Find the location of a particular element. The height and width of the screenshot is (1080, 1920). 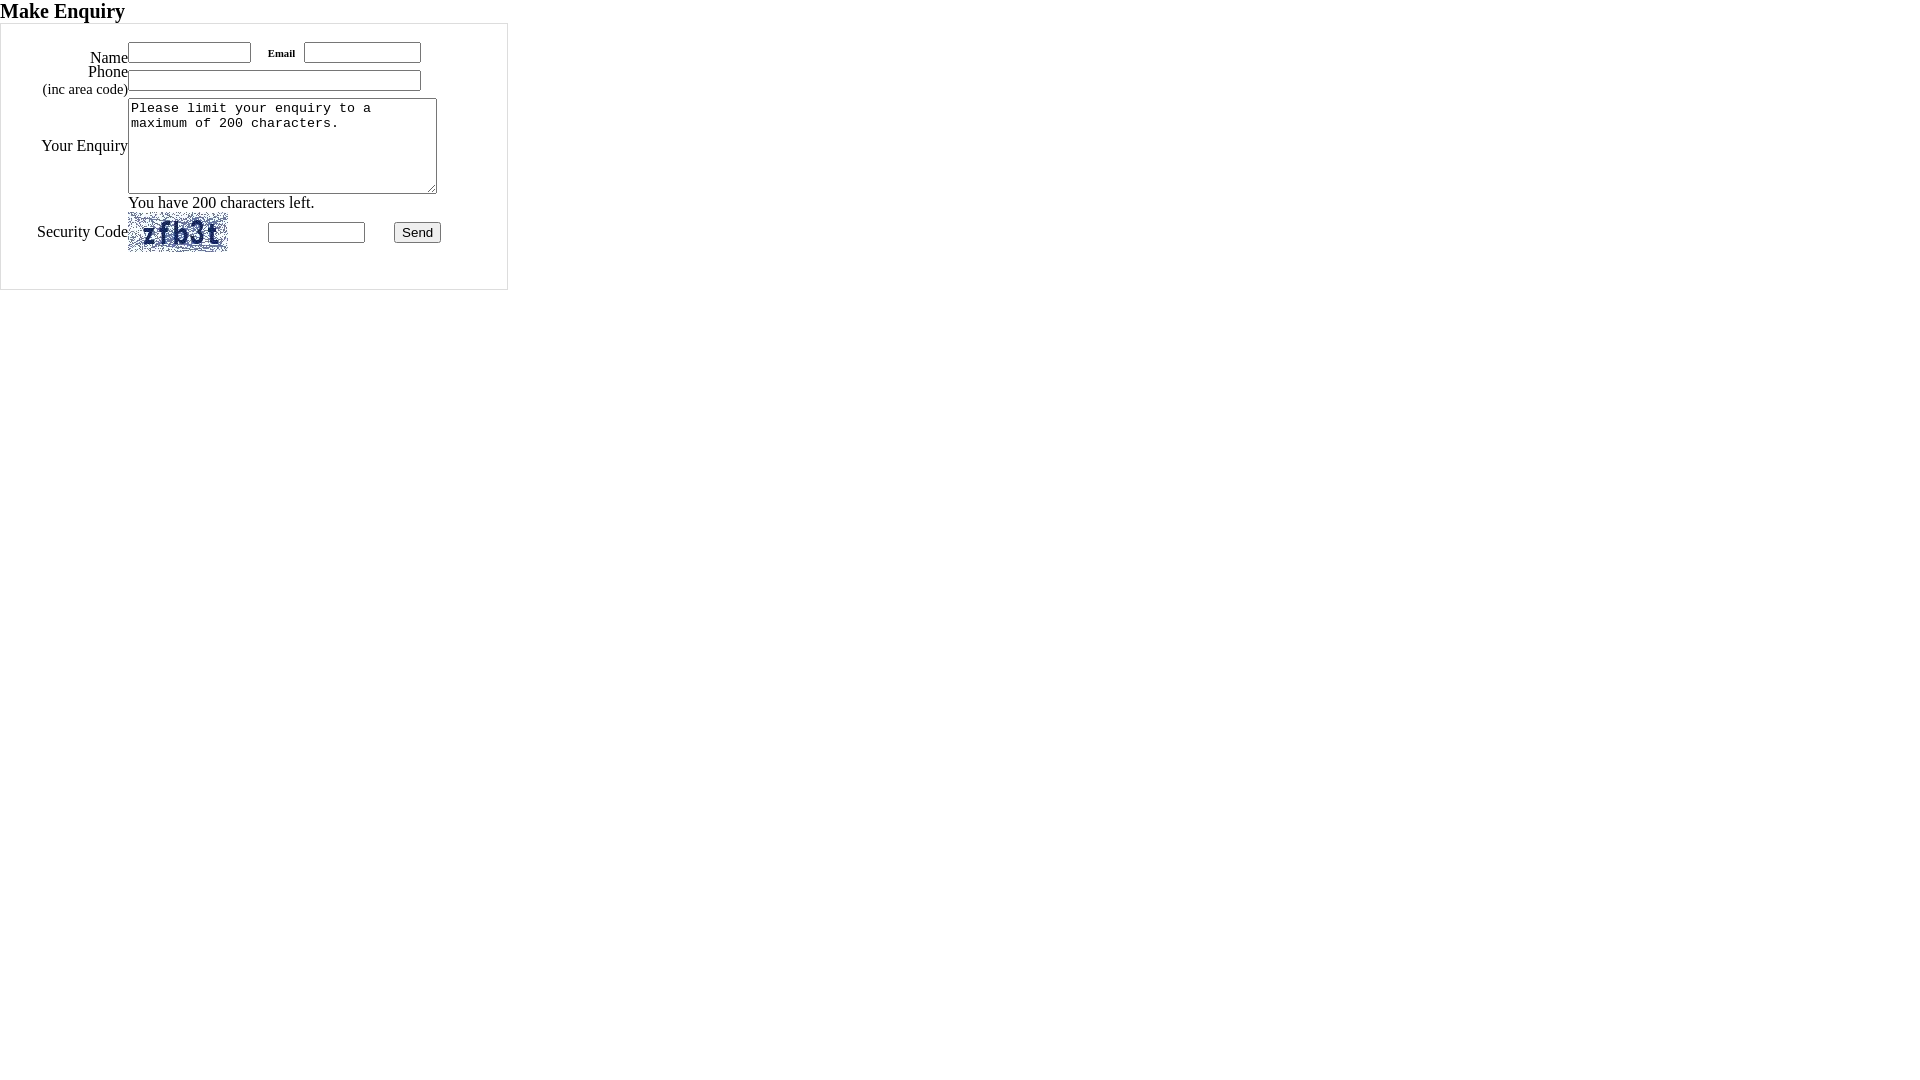

'Send' is located at coordinates (416, 231).